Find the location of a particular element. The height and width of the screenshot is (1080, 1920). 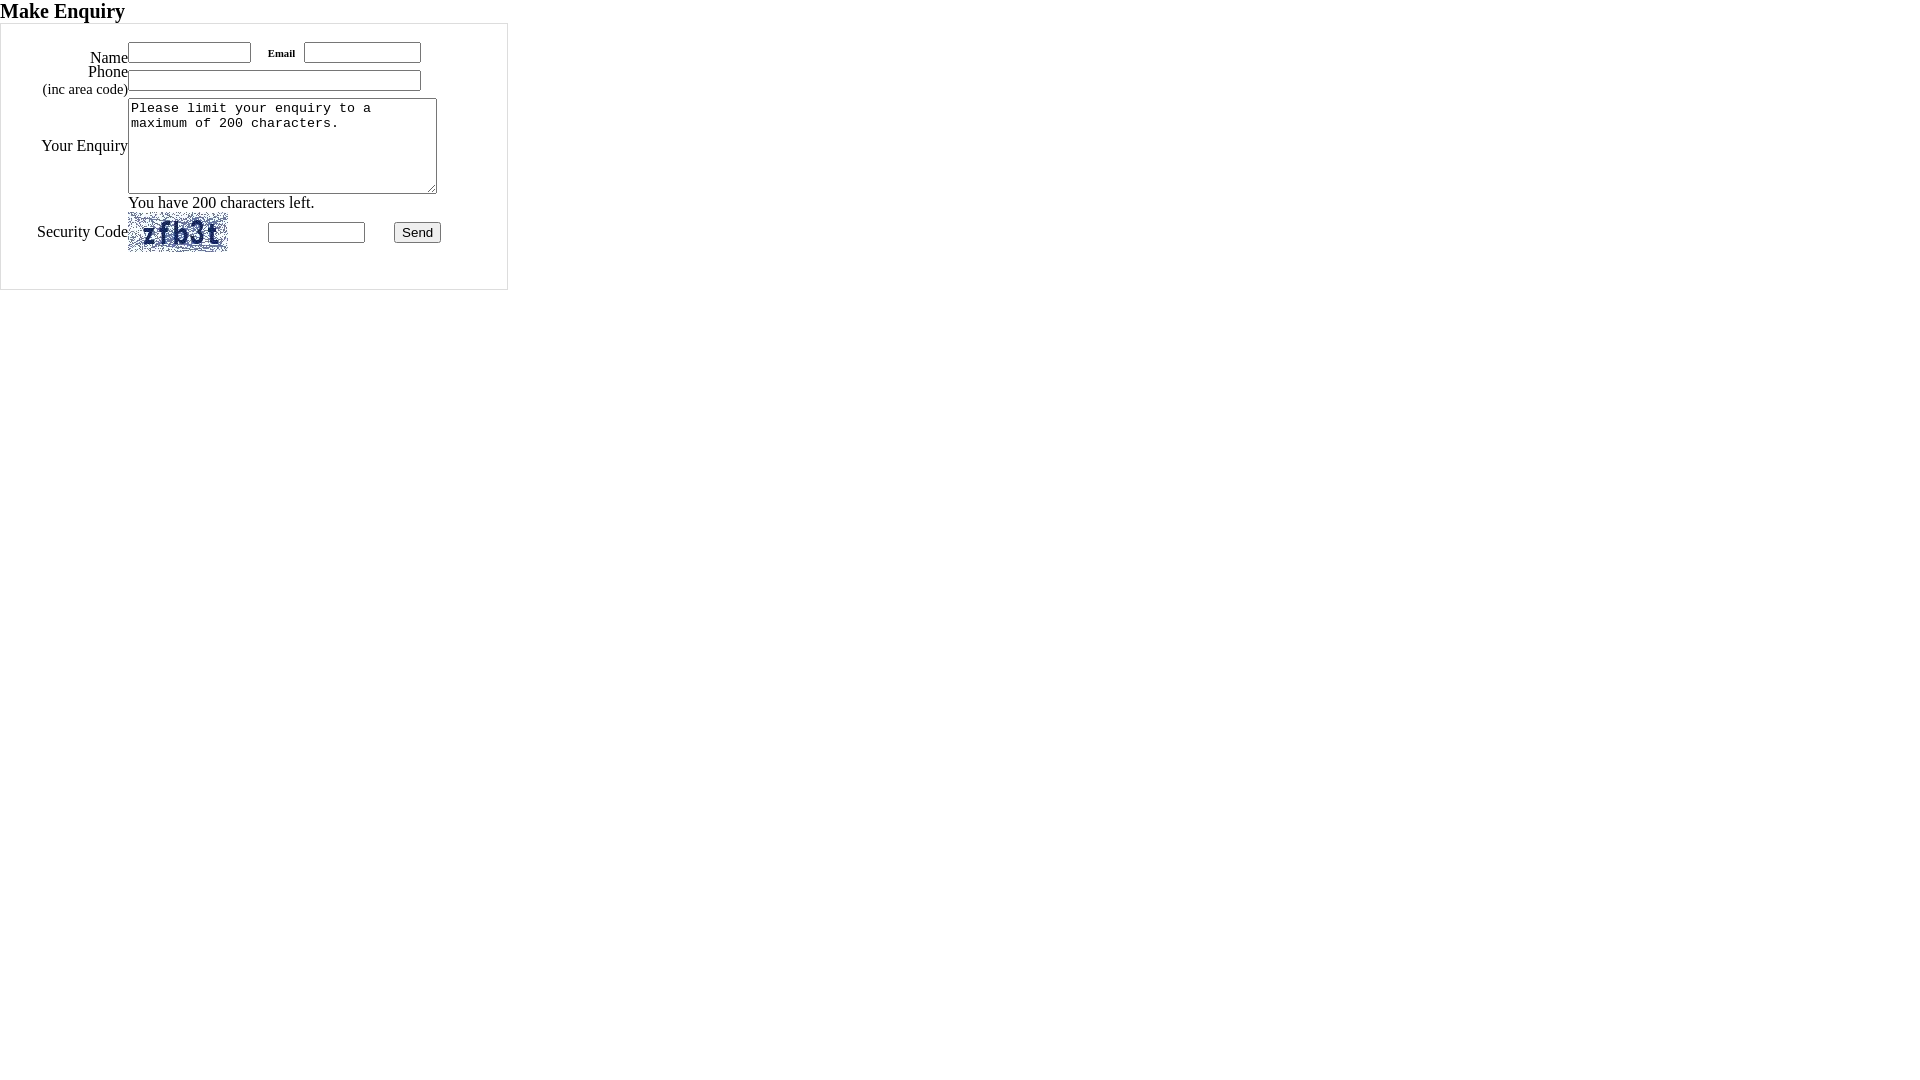

'Send' is located at coordinates (416, 231).